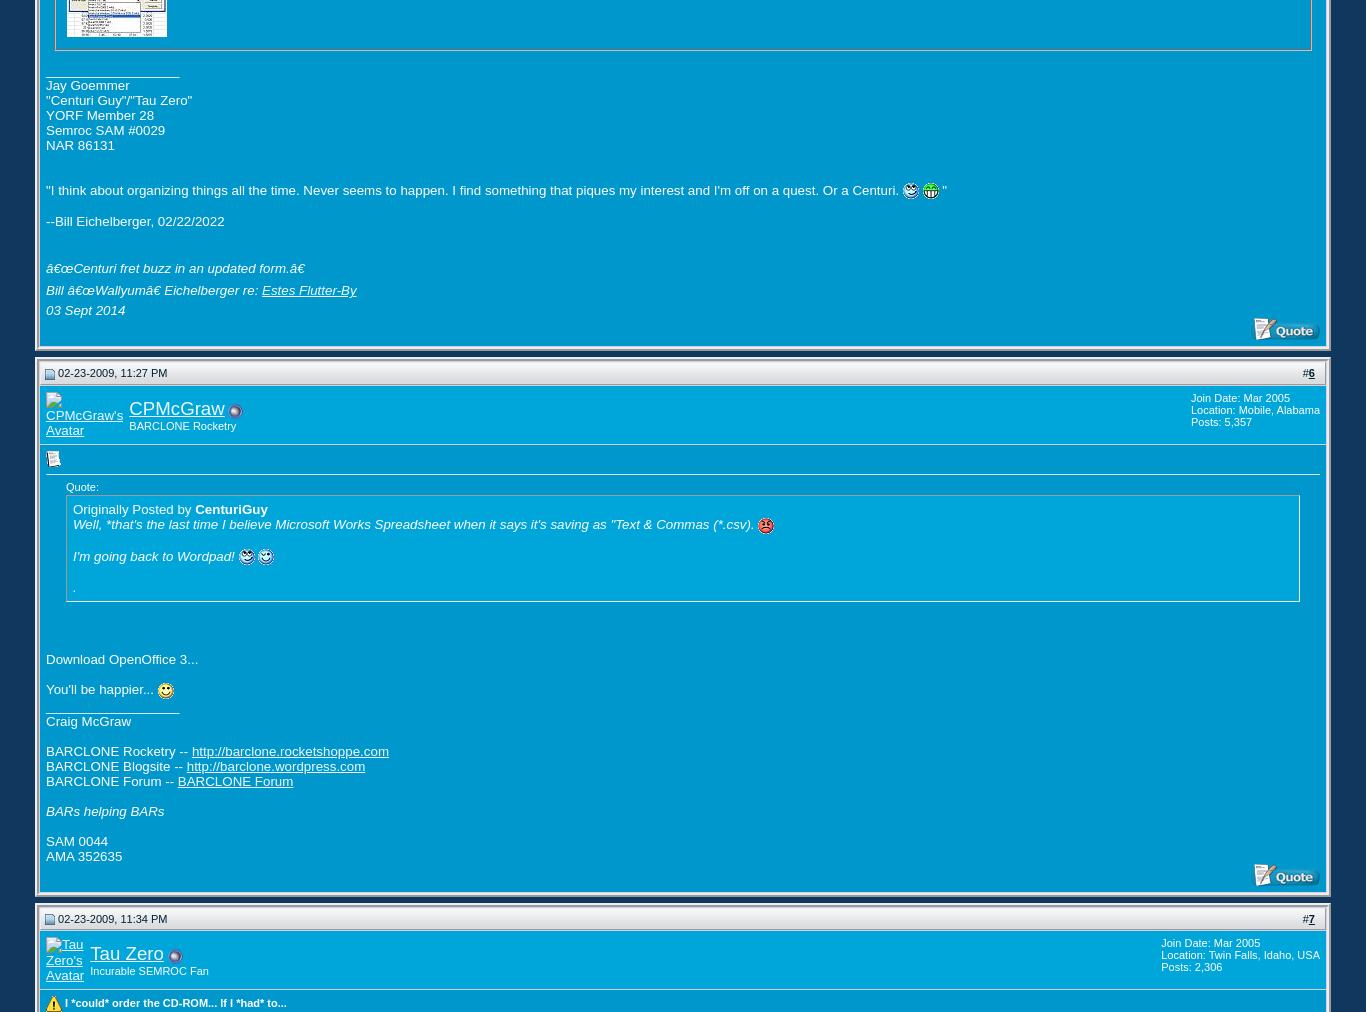  What do you see at coordinates (308, 289) in the screenshot?
I see `'Estes Flutter-By'` at bounding box center [308, 289].